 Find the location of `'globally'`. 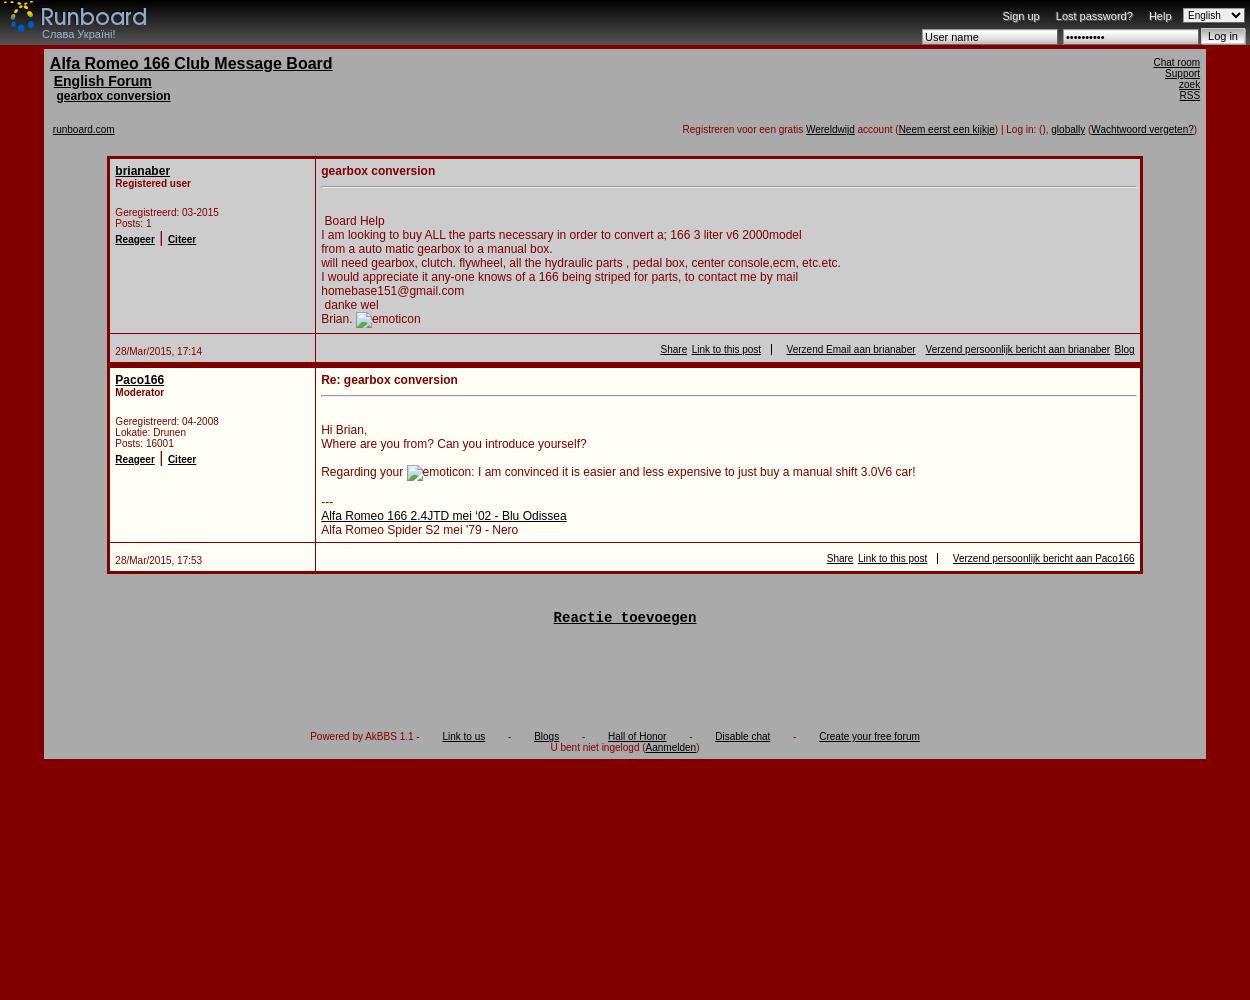

'globally' is located at coordinates (1067, 129).